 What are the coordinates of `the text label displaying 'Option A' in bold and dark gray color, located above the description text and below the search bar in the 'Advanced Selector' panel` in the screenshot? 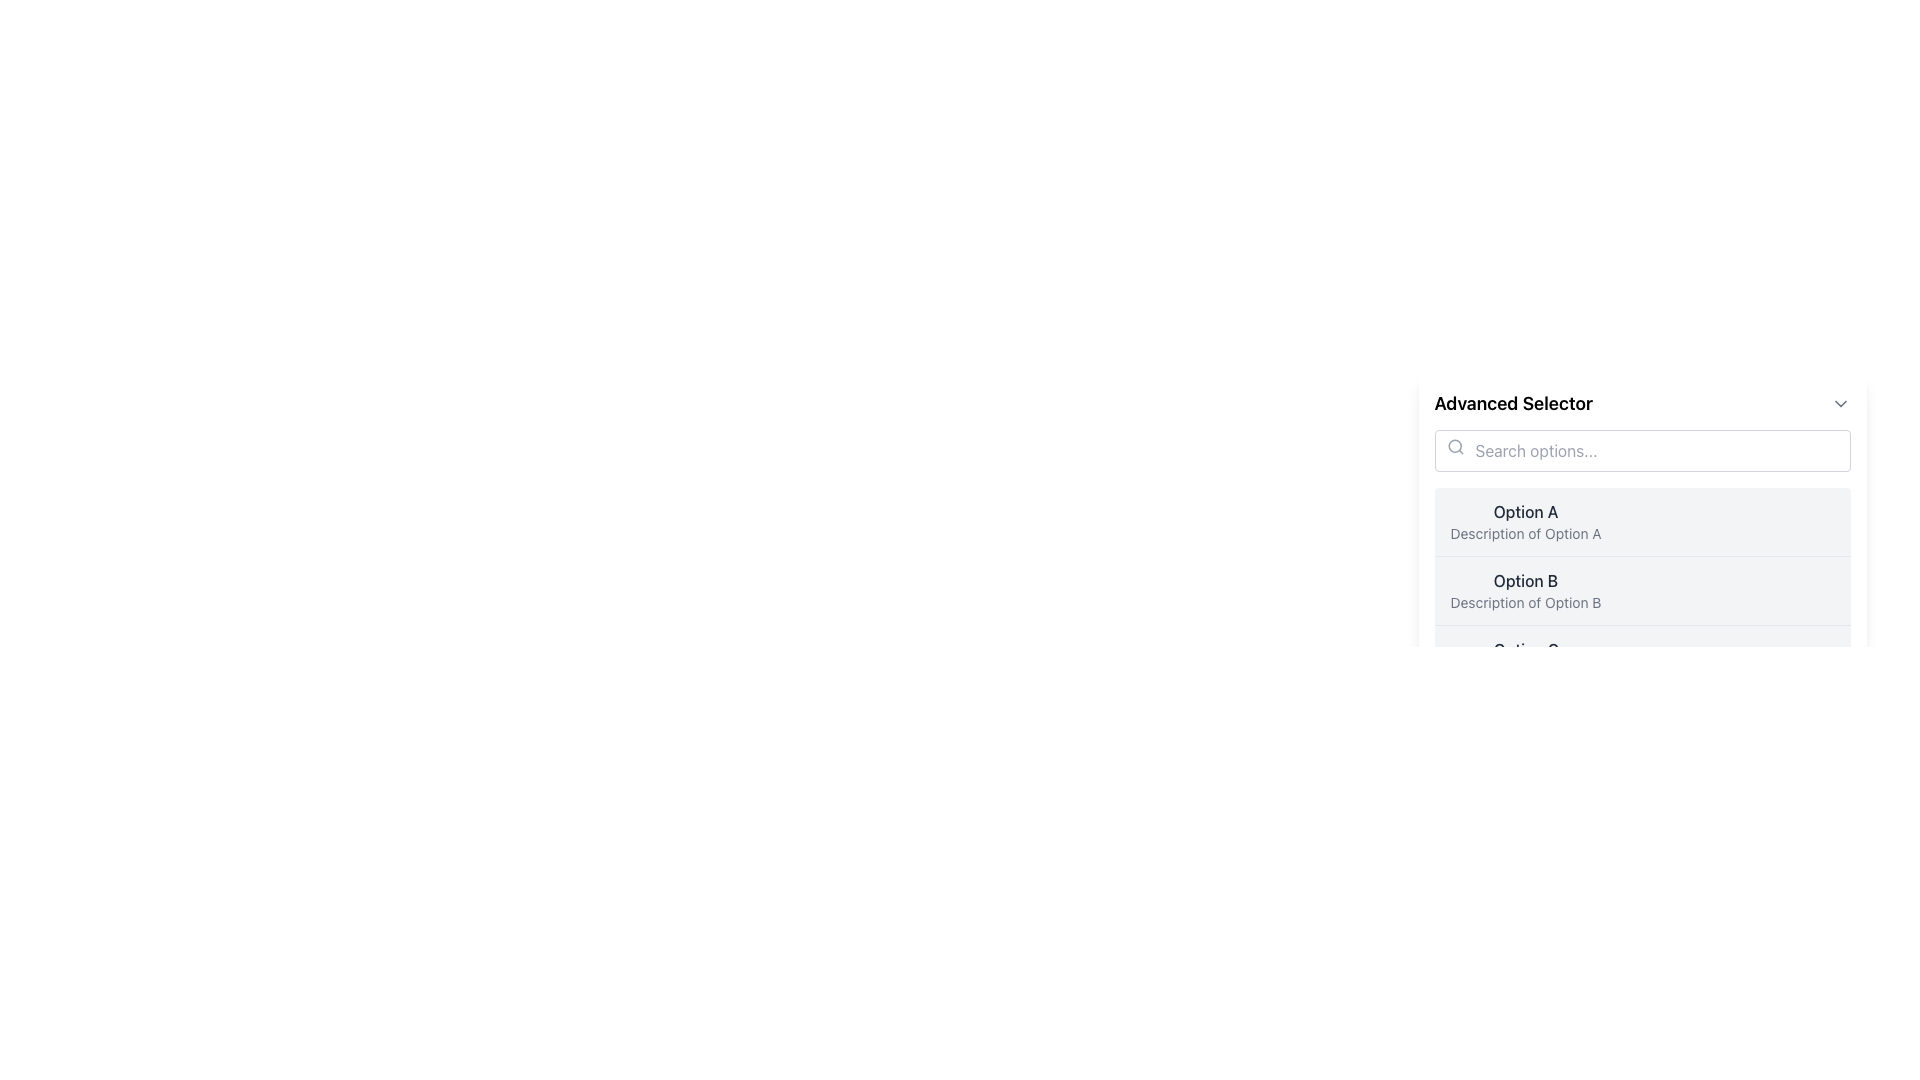 It's located at (1525, 511).